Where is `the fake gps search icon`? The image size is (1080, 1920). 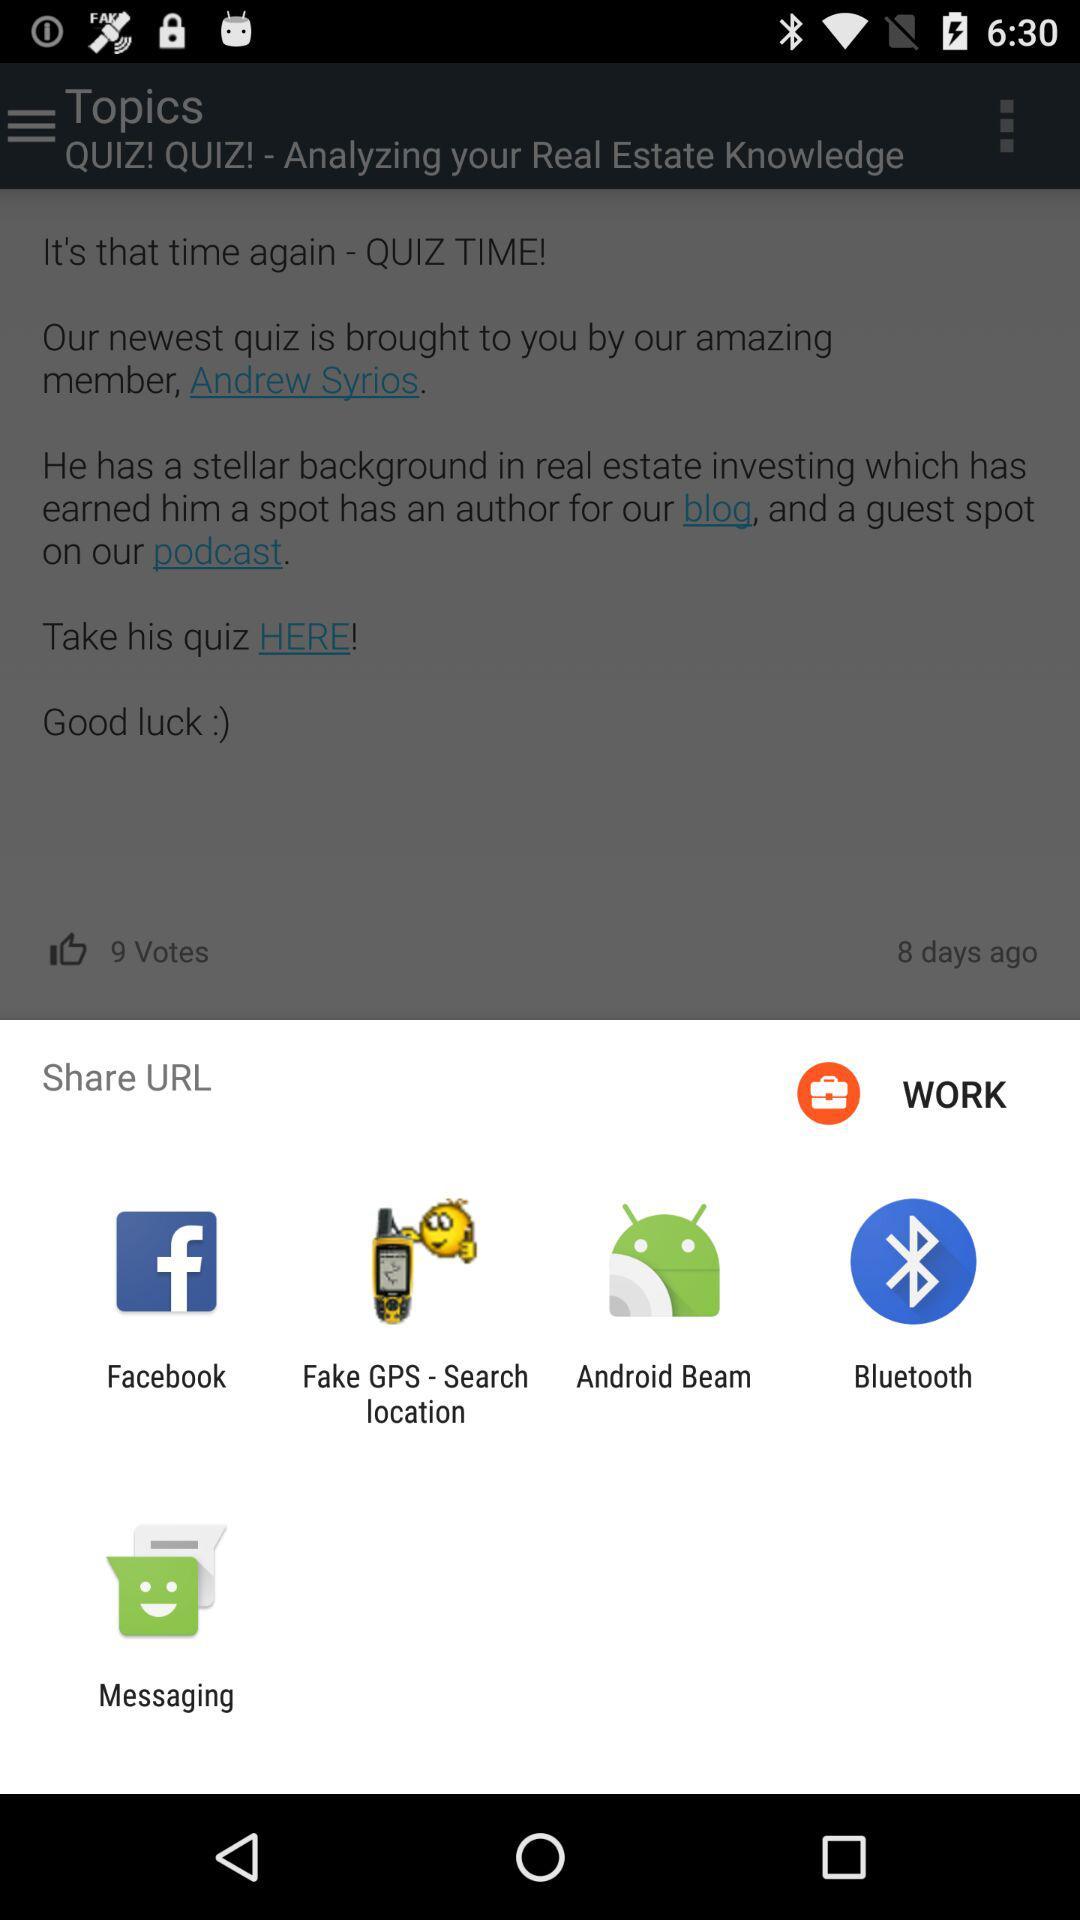 the fake gps search icon is located at coordinates (414, 1392).